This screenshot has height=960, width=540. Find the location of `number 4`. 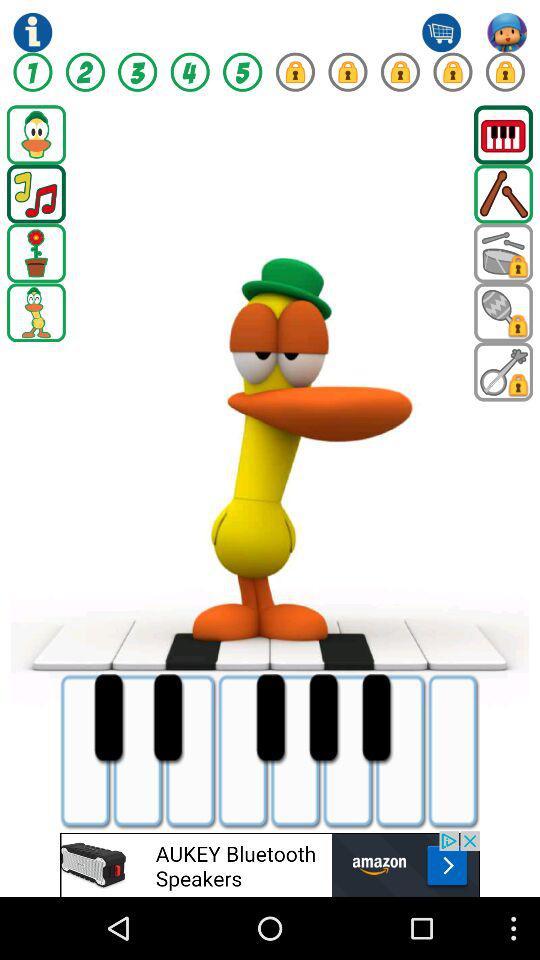

number 4 is located at coordinates (190, 72).